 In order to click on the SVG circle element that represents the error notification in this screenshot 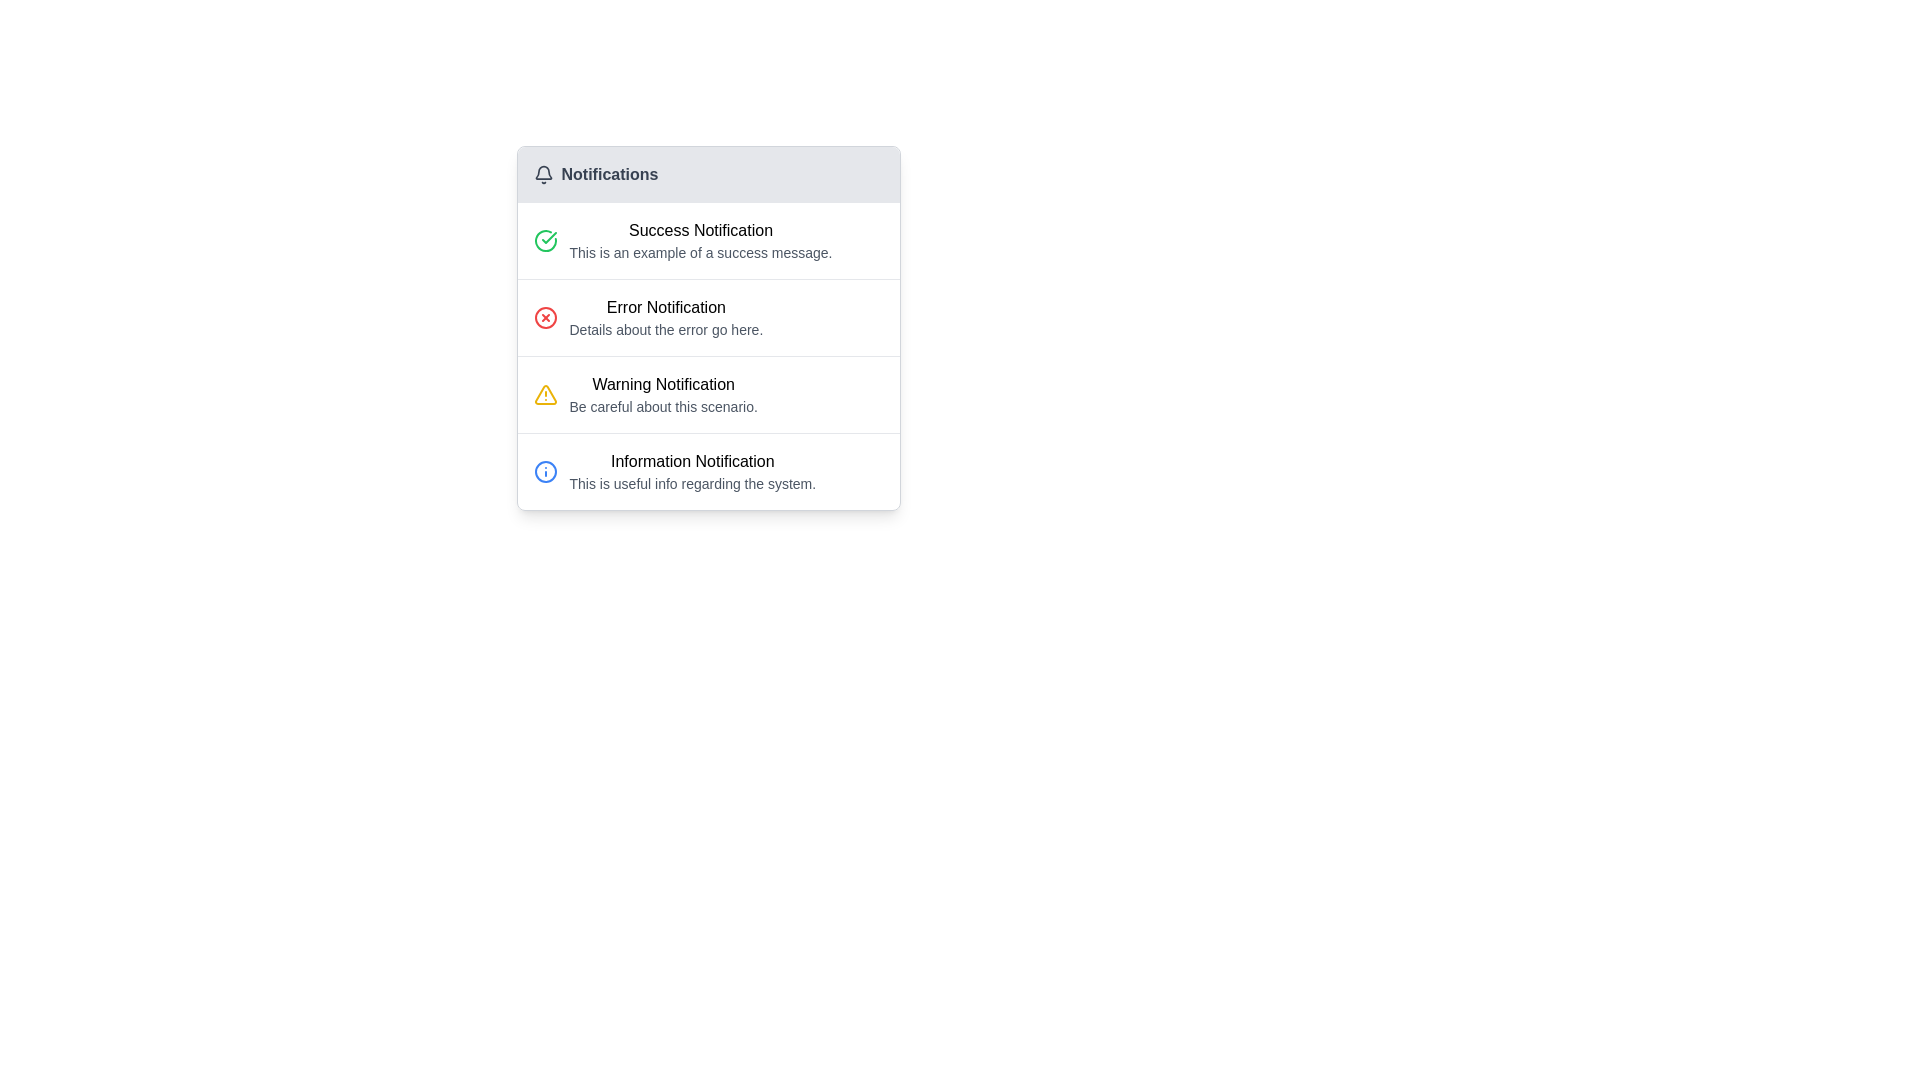, I will do `click(545, 316)`.